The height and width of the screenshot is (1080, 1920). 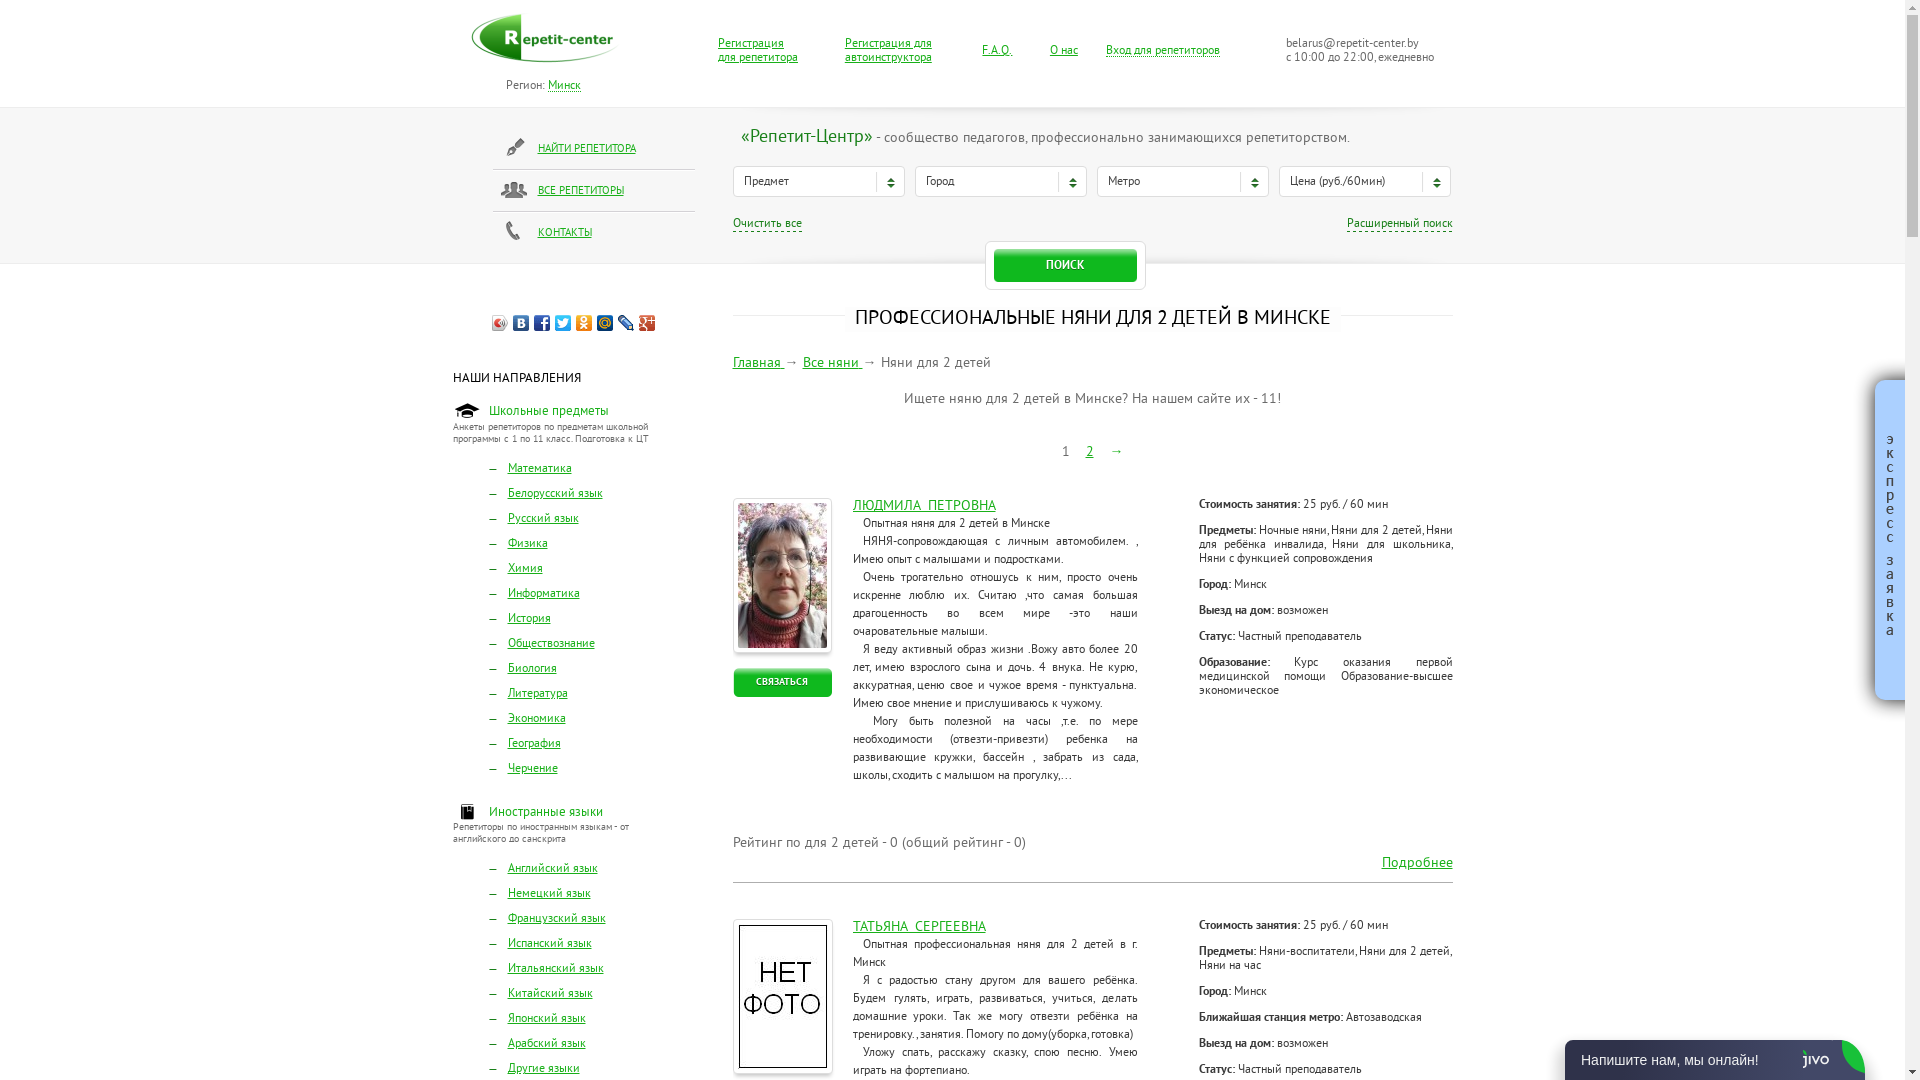 What do you see at coordinates (562, 322) in the screenshot?
I see `'Twitter'` at bounding box center [562, 322].